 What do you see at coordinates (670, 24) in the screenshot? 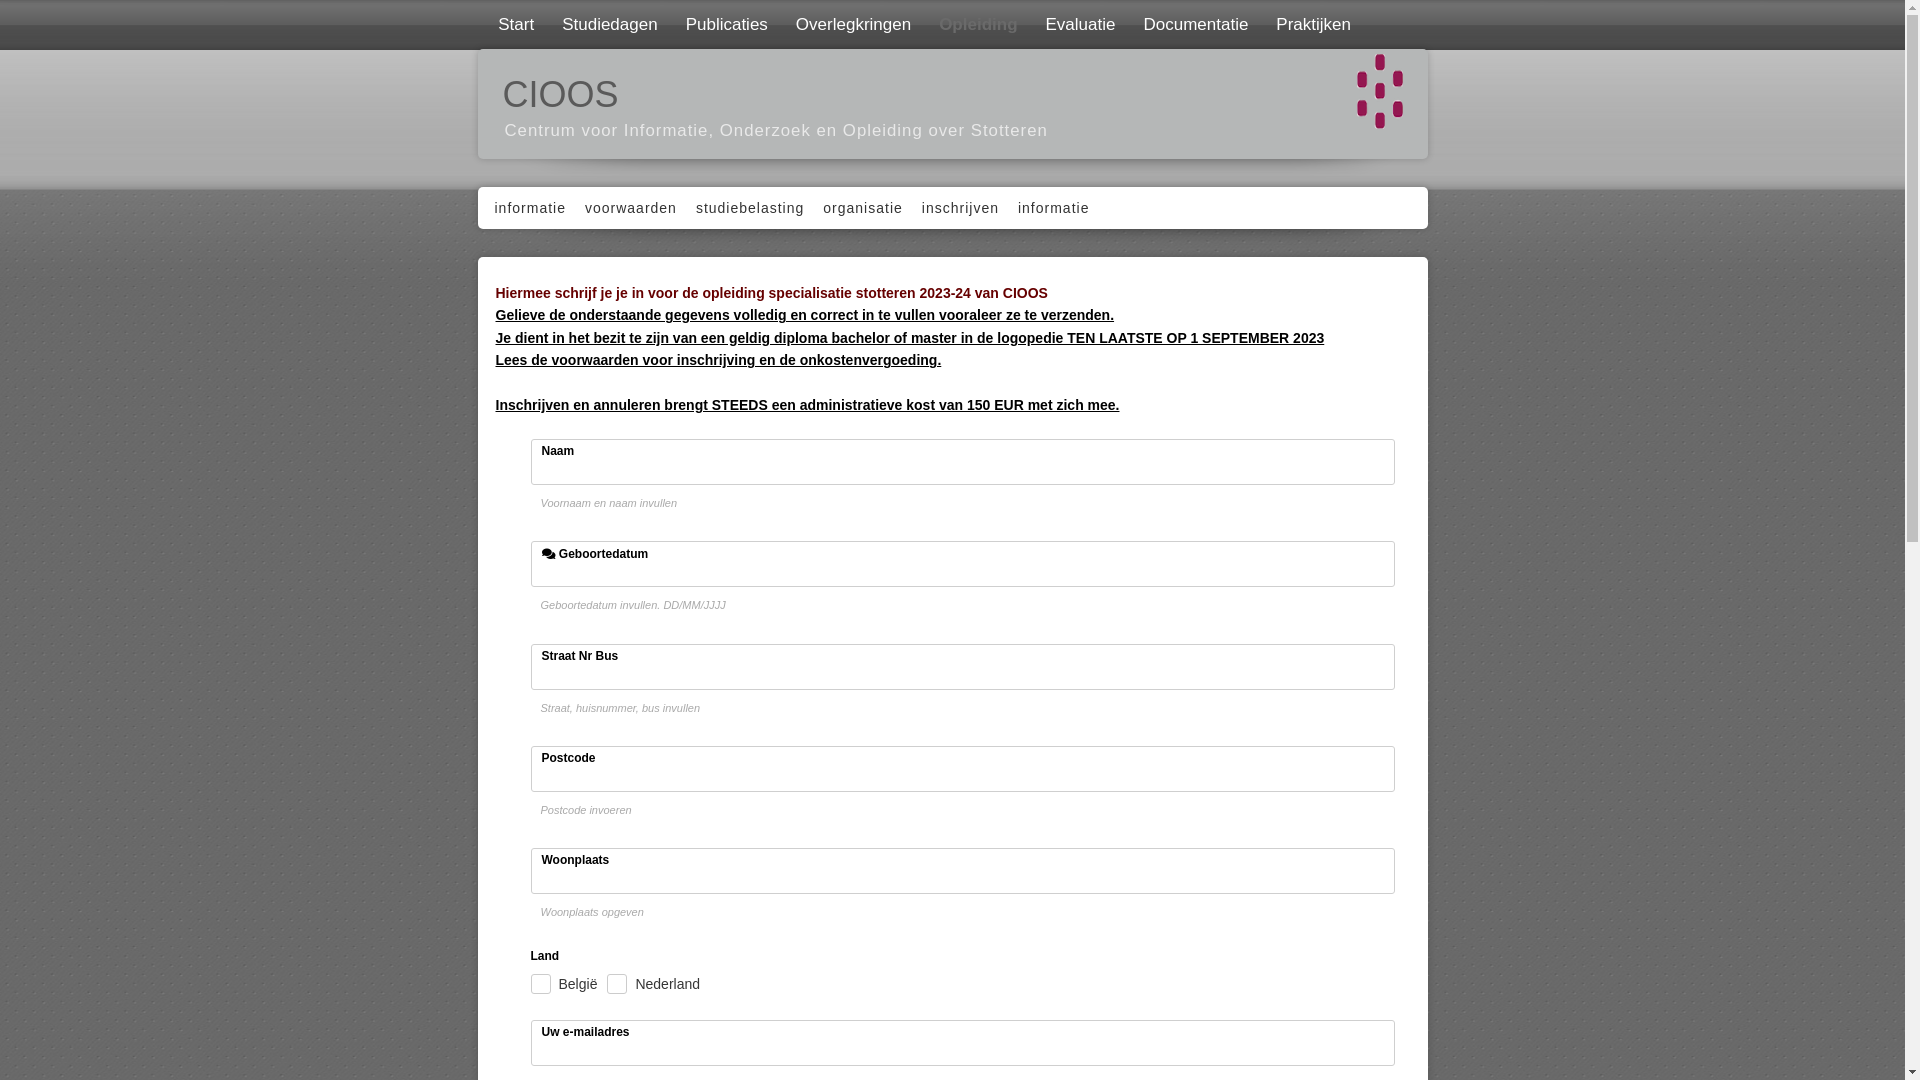
I see `'Publicaties'` at bounding box center [670, 24].